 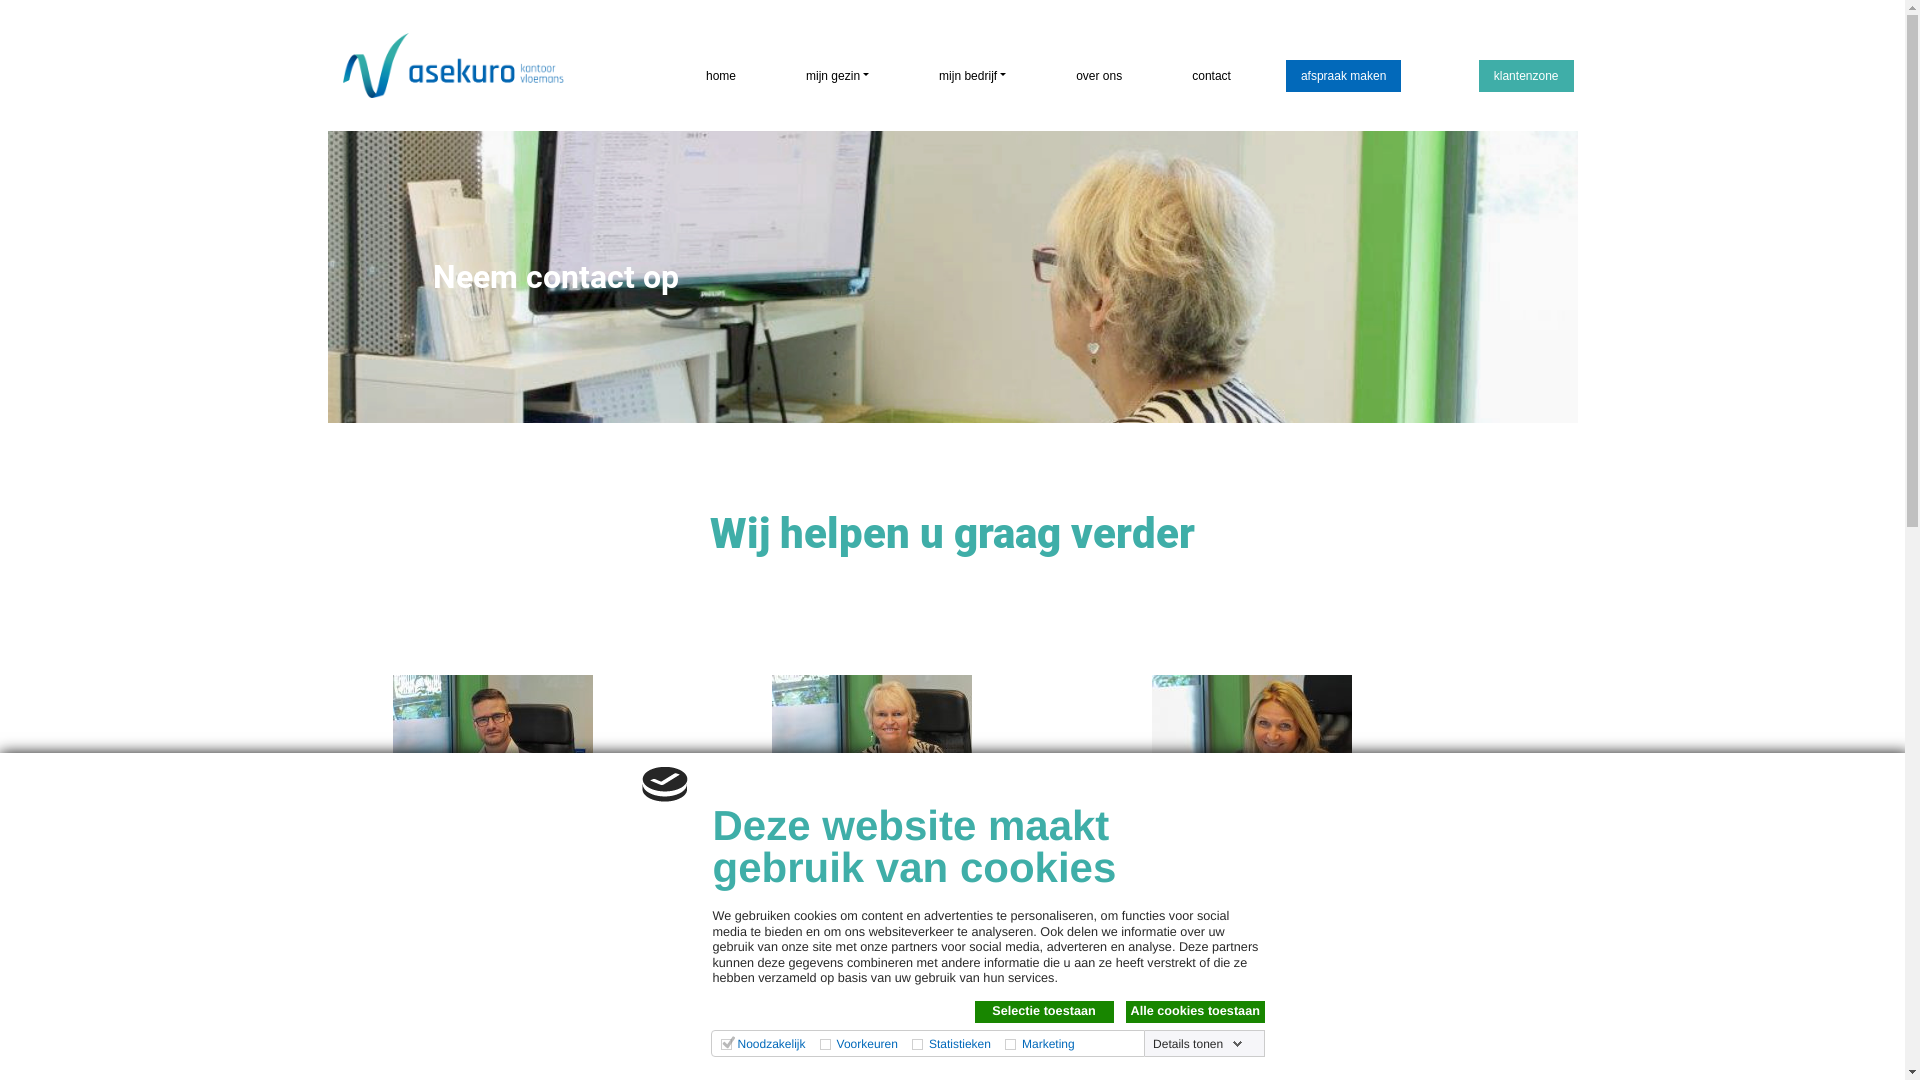 I want to click on 'Selectie toestaan', so click(x=974, y=1011).